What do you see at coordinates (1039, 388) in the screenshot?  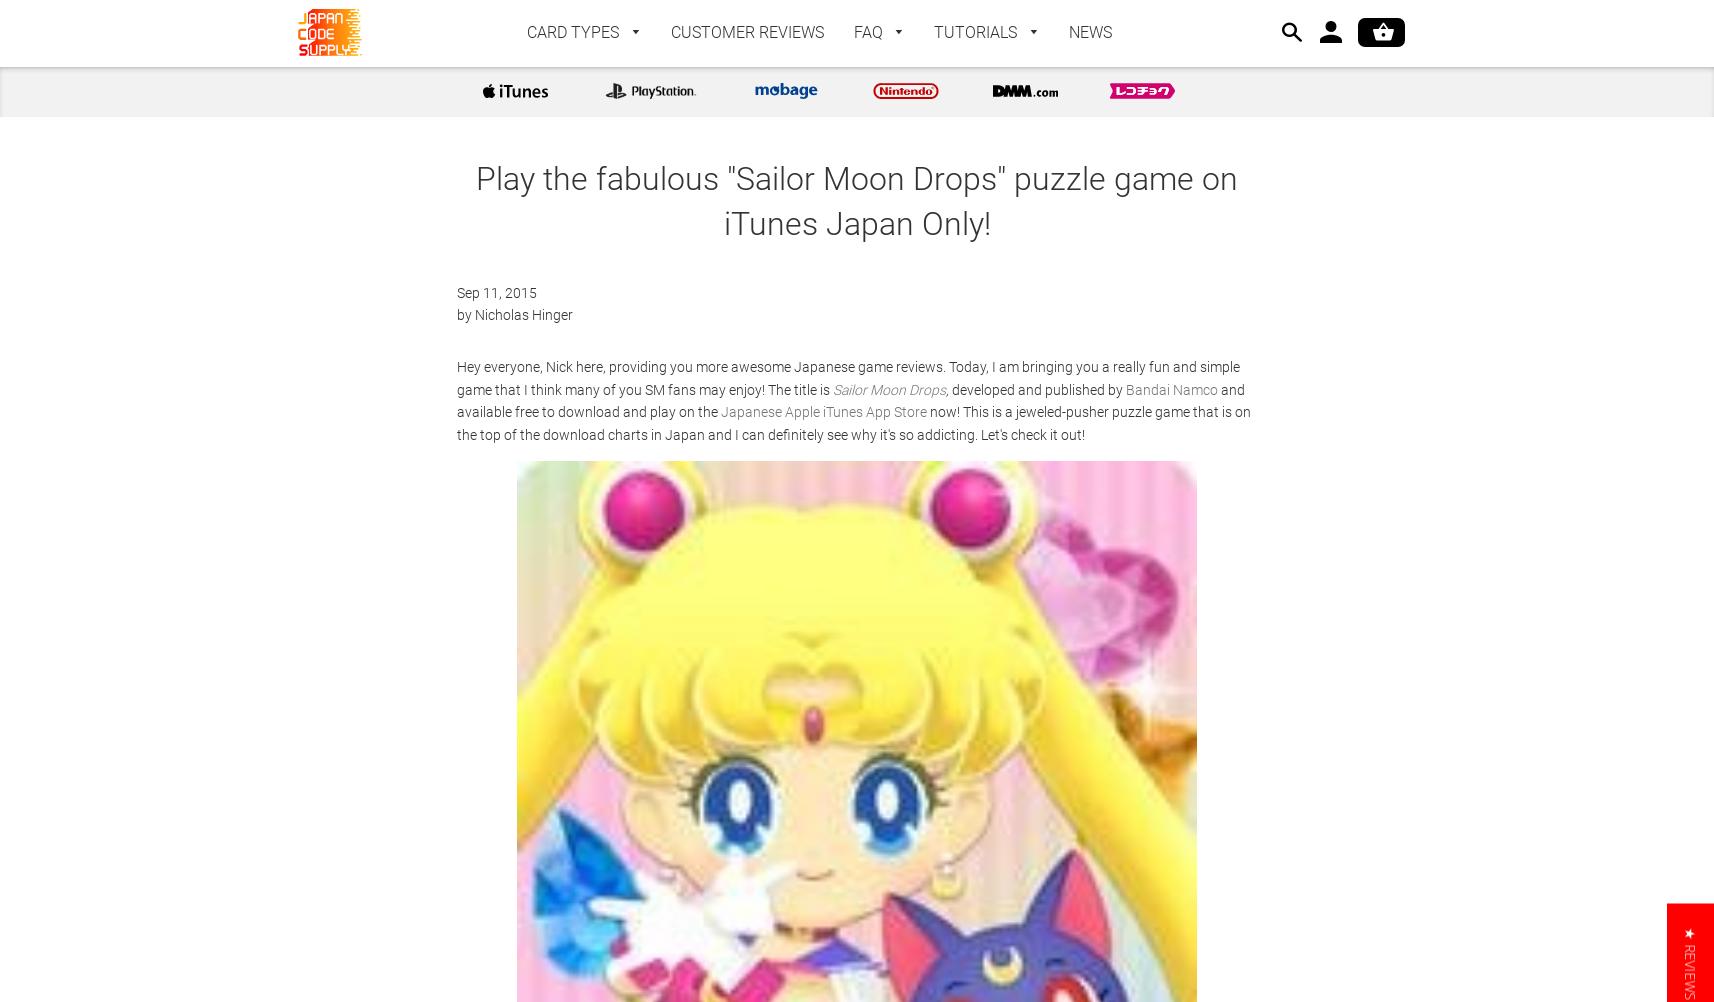 I see `'developed and published by'` at bounding box center [1039, 388].